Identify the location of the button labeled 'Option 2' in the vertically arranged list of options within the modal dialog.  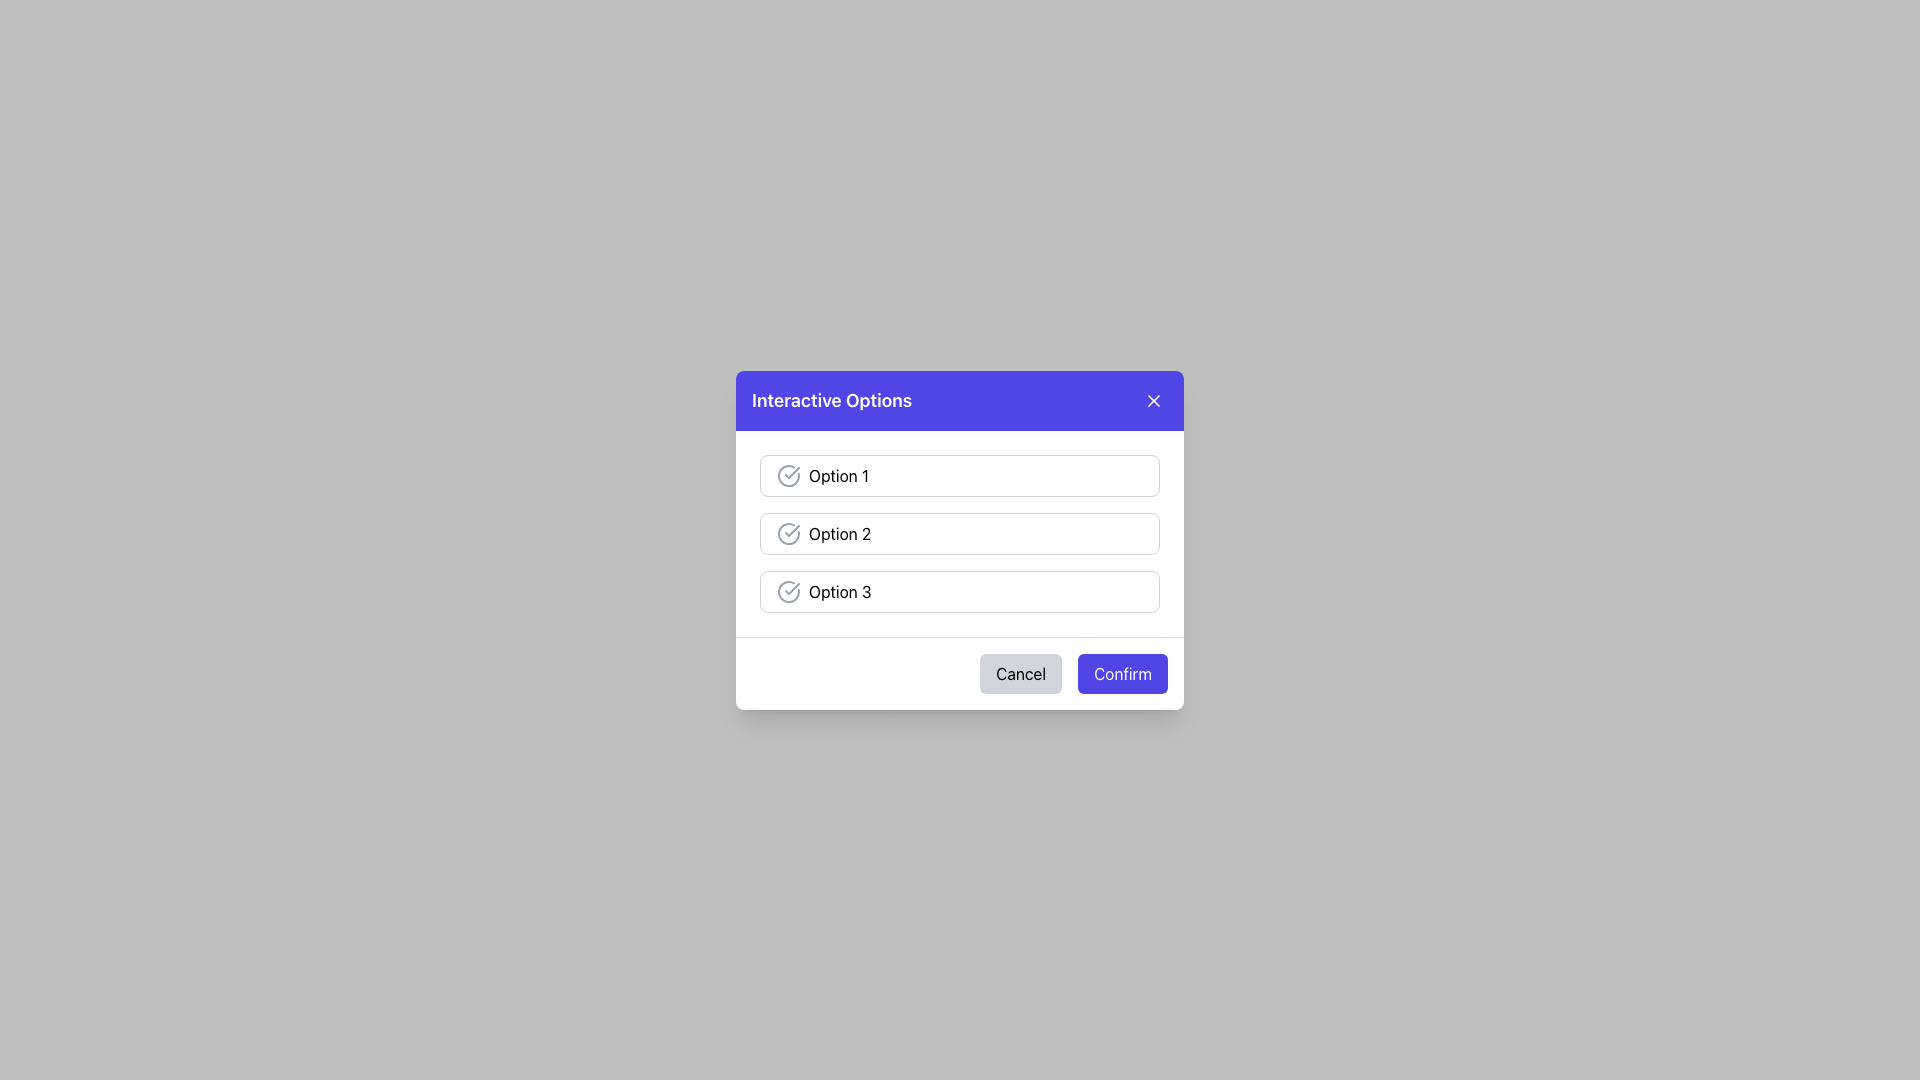
(960, 540).